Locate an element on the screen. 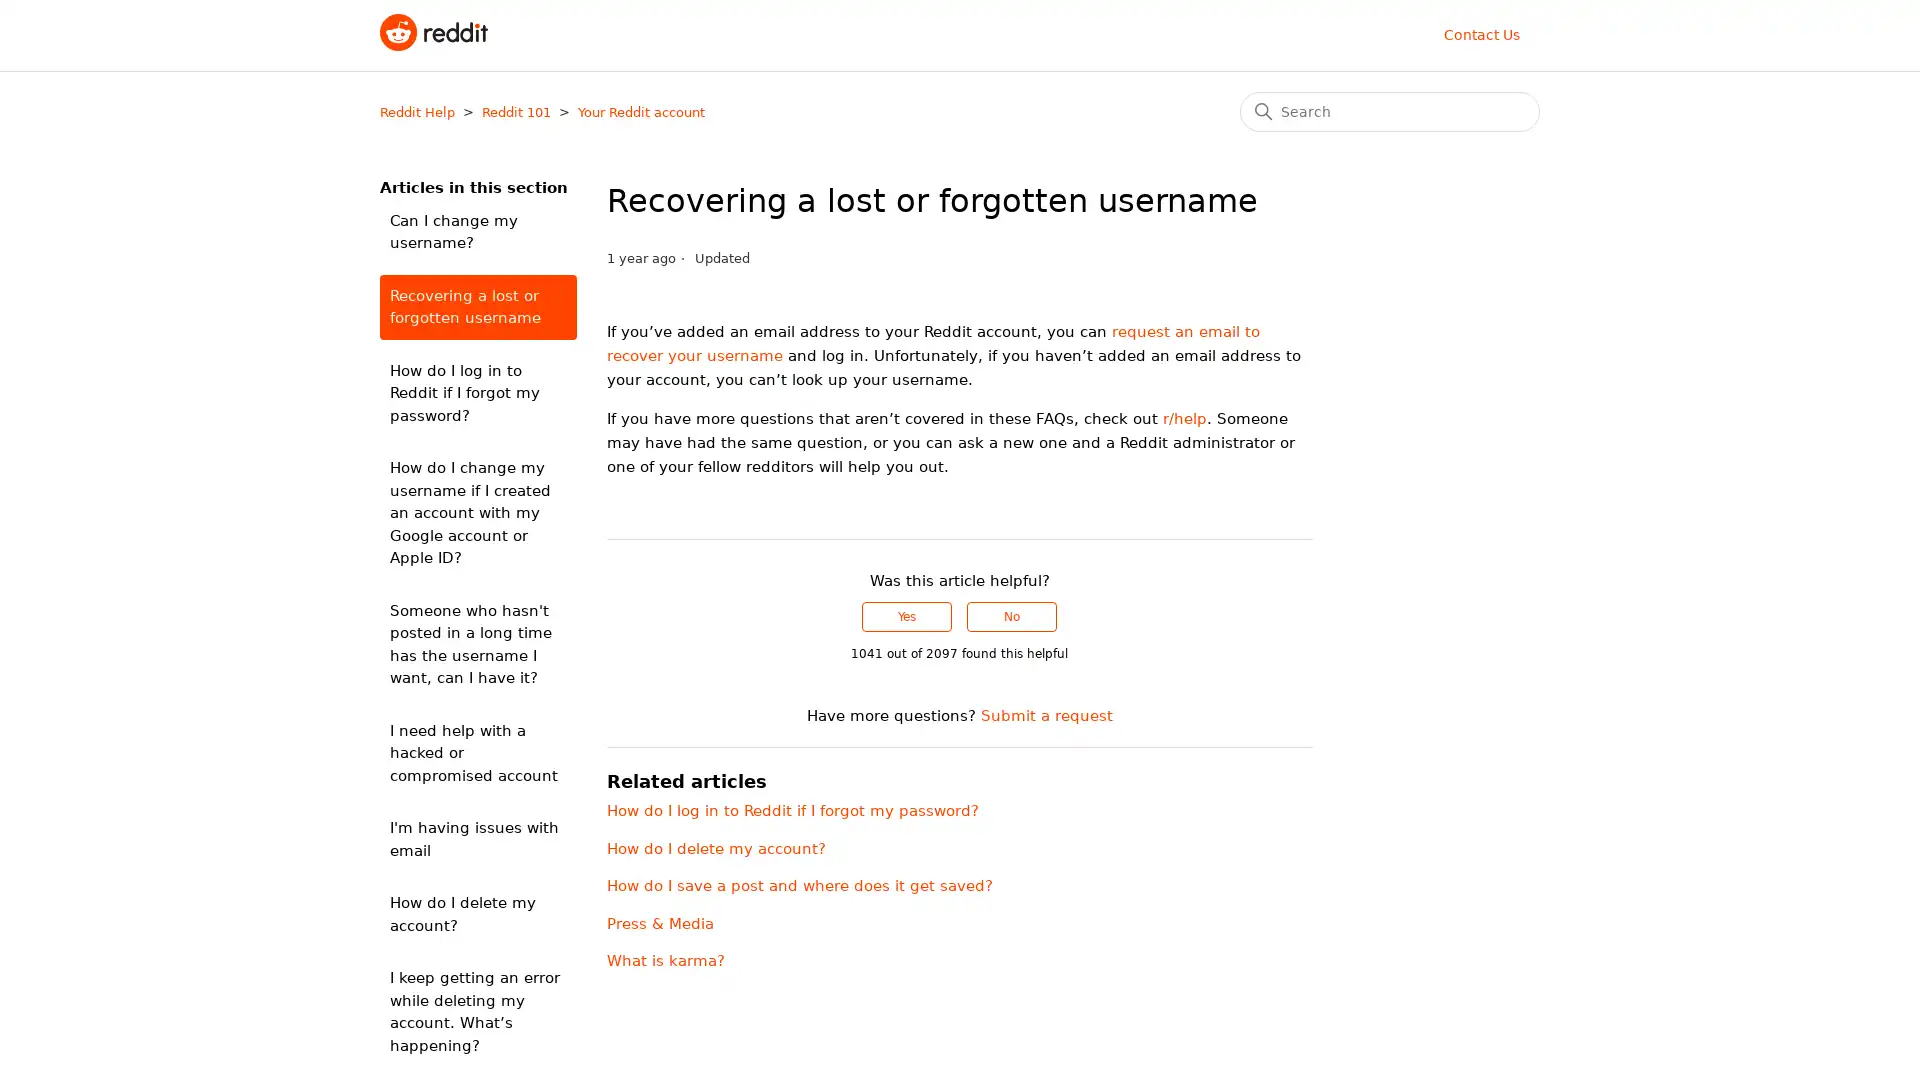 This screenshot has width=1920, height=1080. This article was helpful is located at coordinates (906, 616).